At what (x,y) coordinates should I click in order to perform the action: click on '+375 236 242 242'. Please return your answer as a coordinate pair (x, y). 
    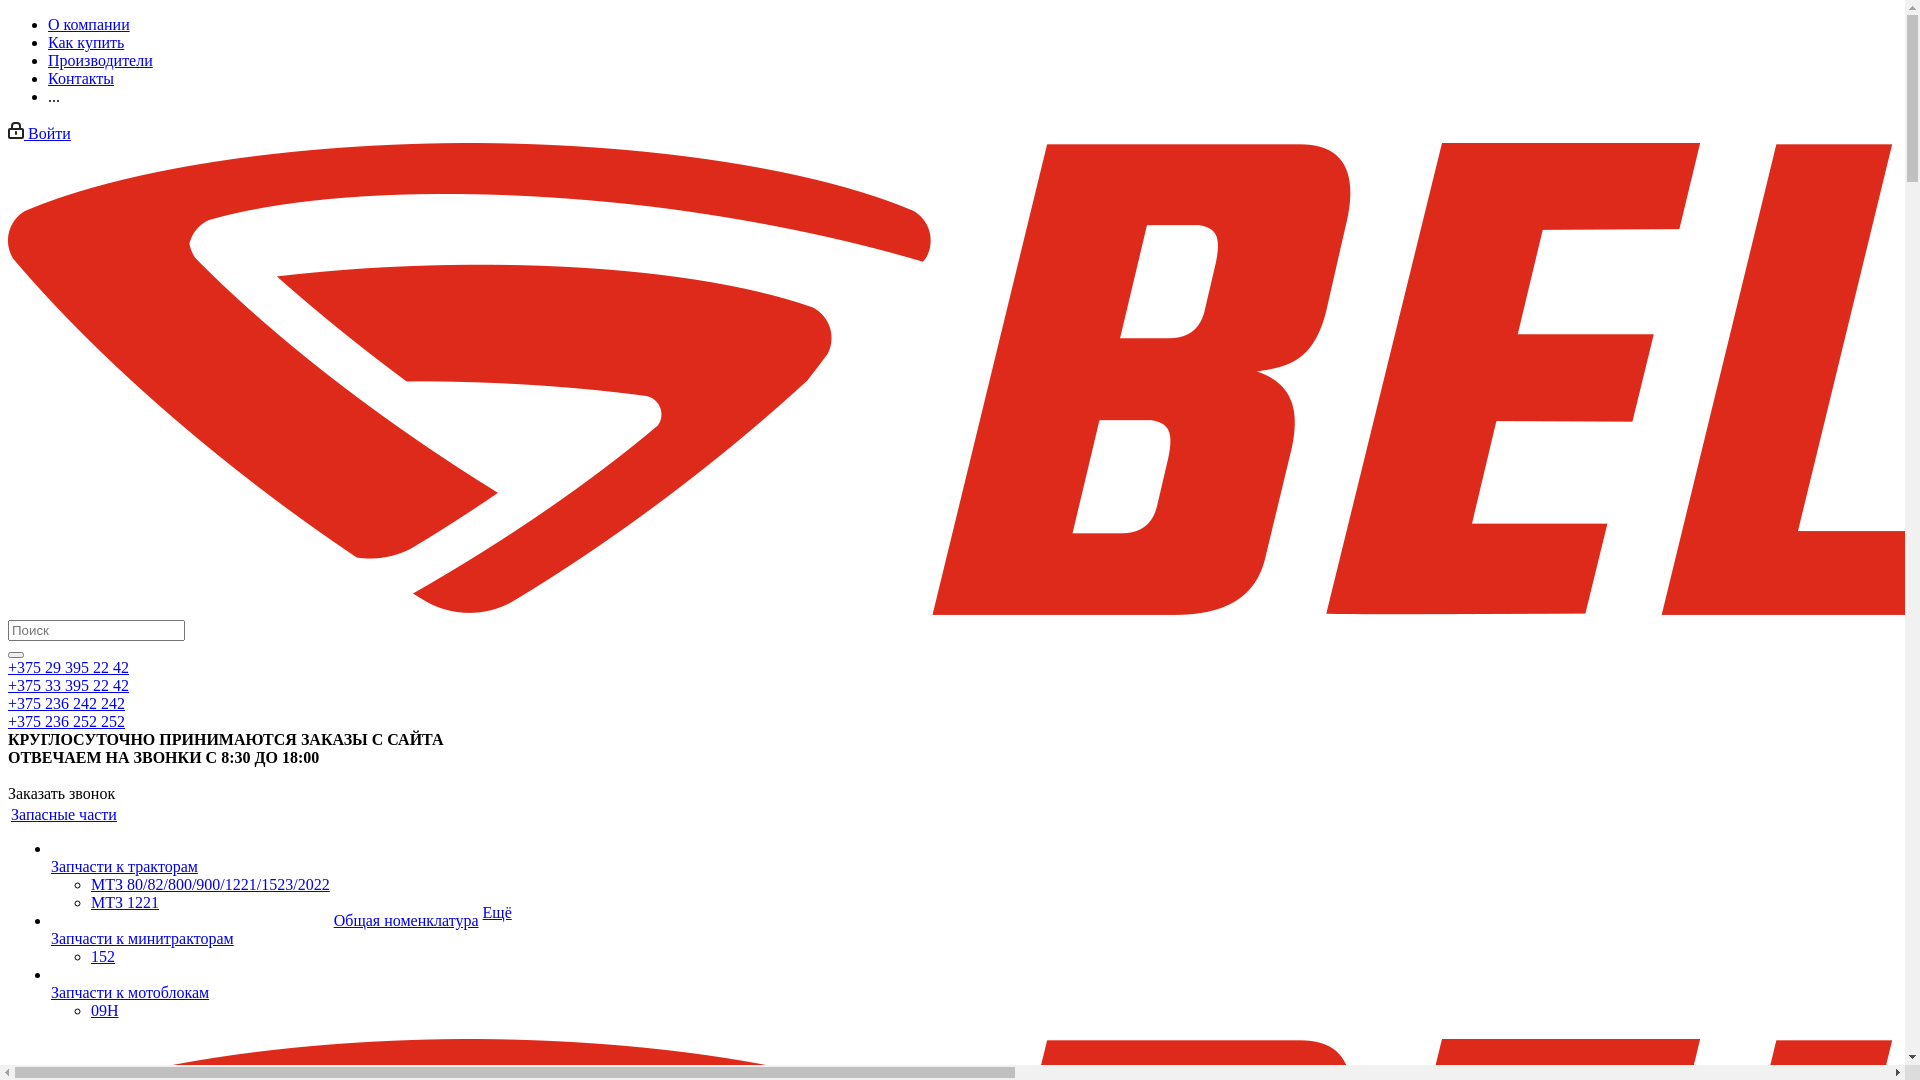
    Looking at the image, I should click on (66, 702).